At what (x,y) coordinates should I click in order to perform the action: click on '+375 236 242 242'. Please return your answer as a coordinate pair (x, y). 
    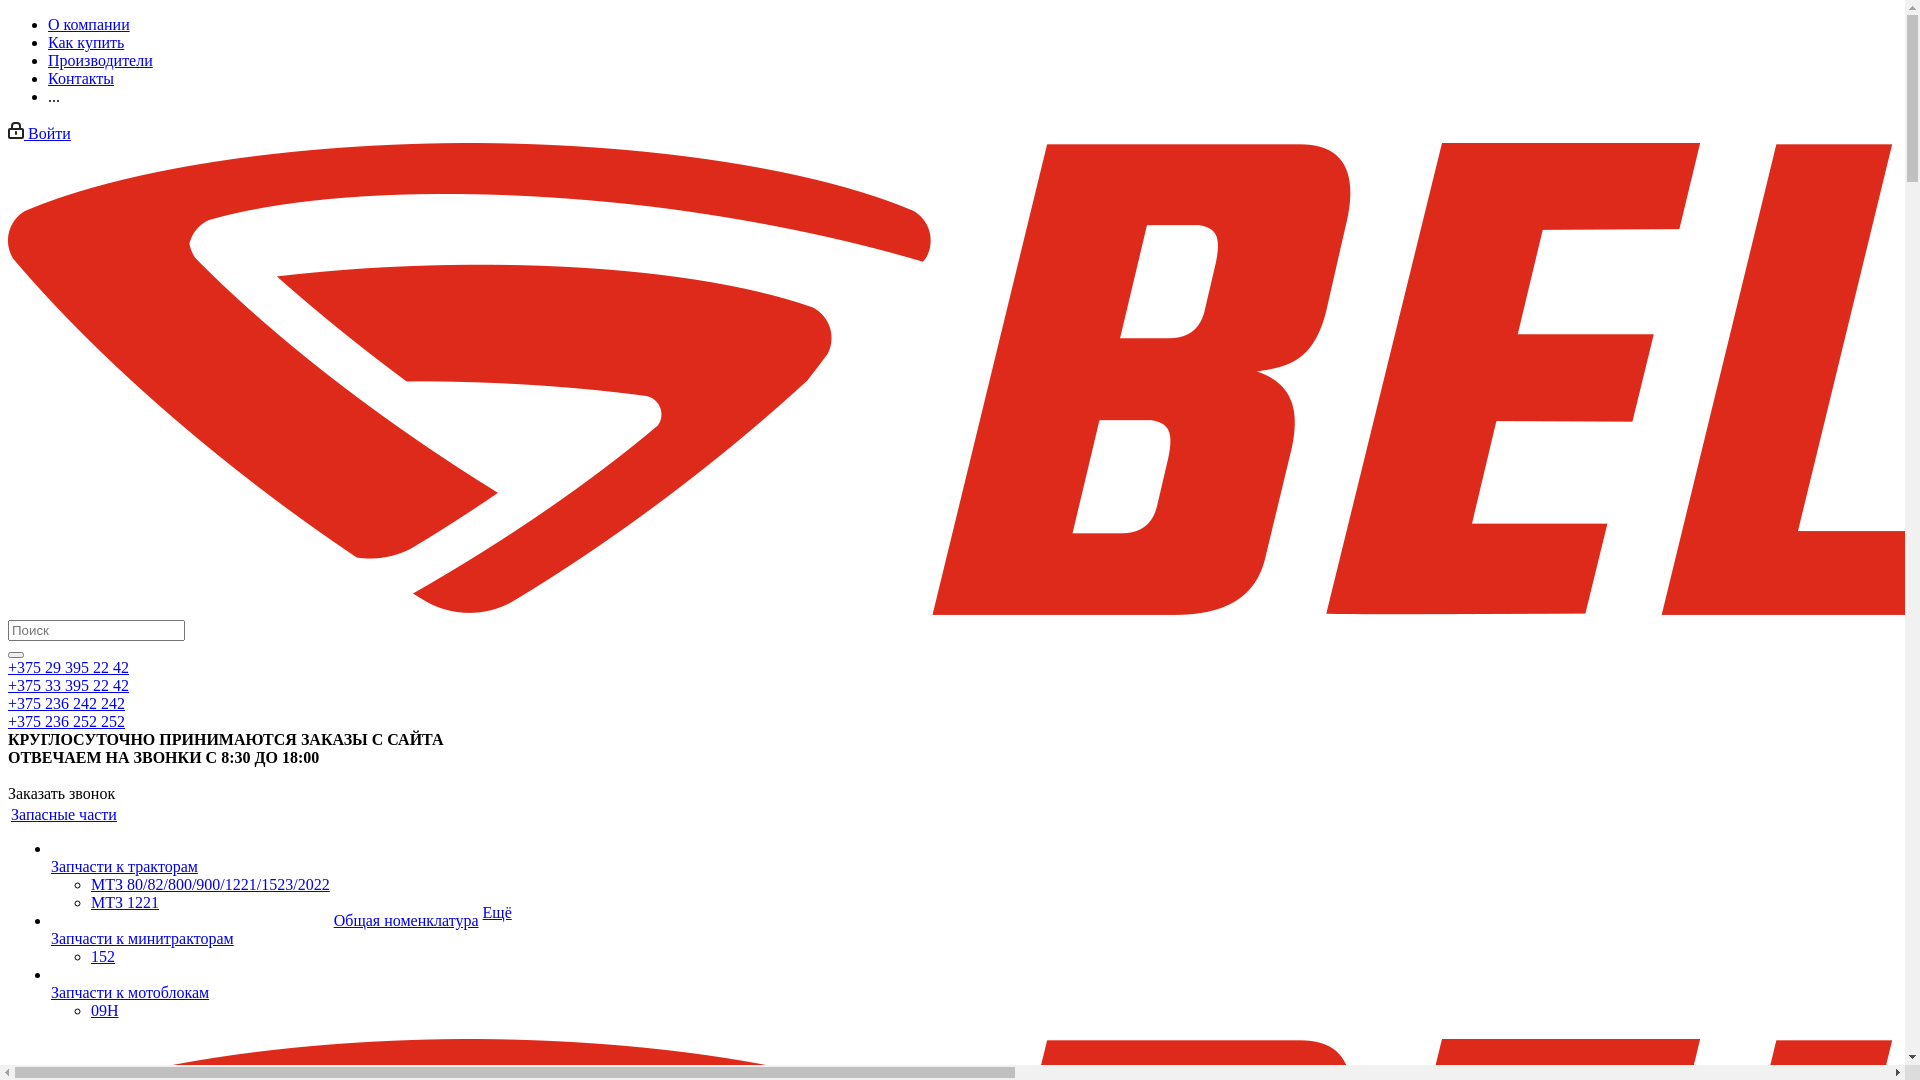
    Looking at the image, I should click on (66, 702).